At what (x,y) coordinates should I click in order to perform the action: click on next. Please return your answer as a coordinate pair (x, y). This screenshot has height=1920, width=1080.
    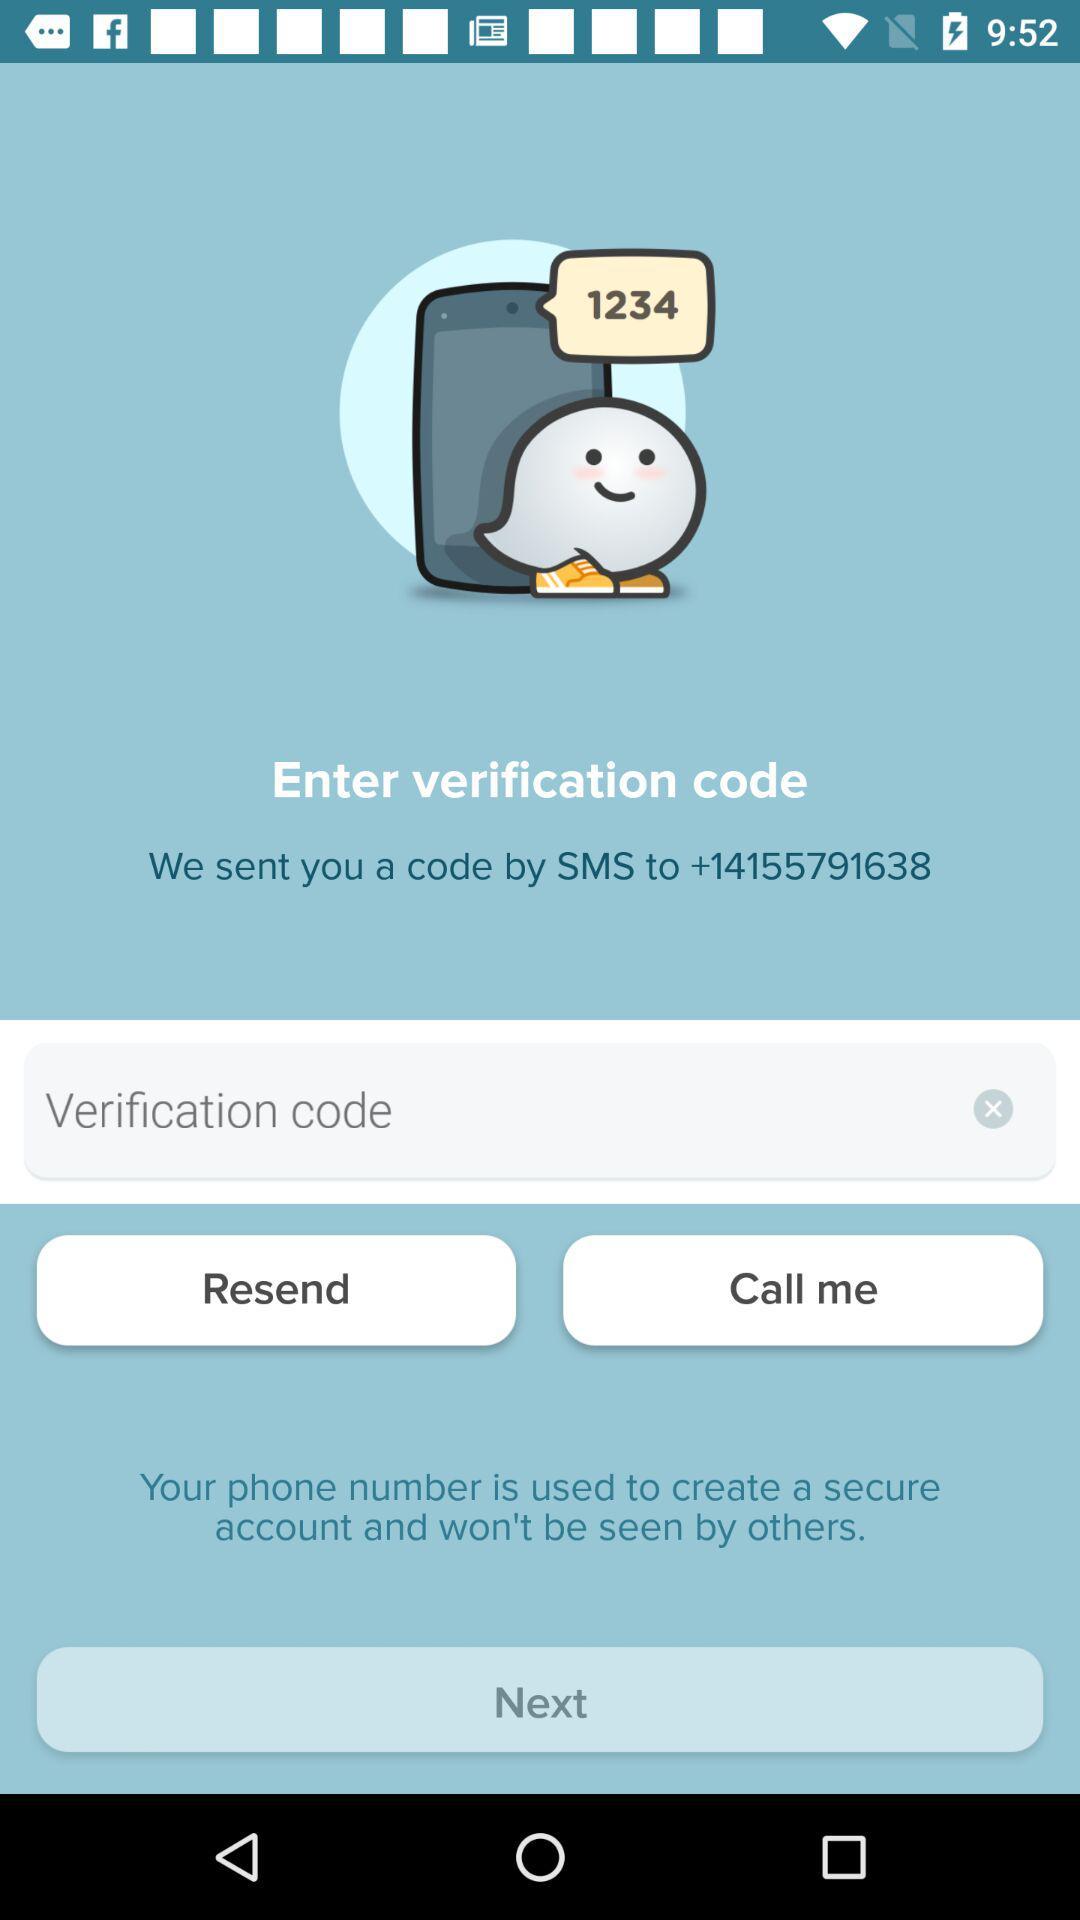
    Looking at the image, I should click on (540, 1703).